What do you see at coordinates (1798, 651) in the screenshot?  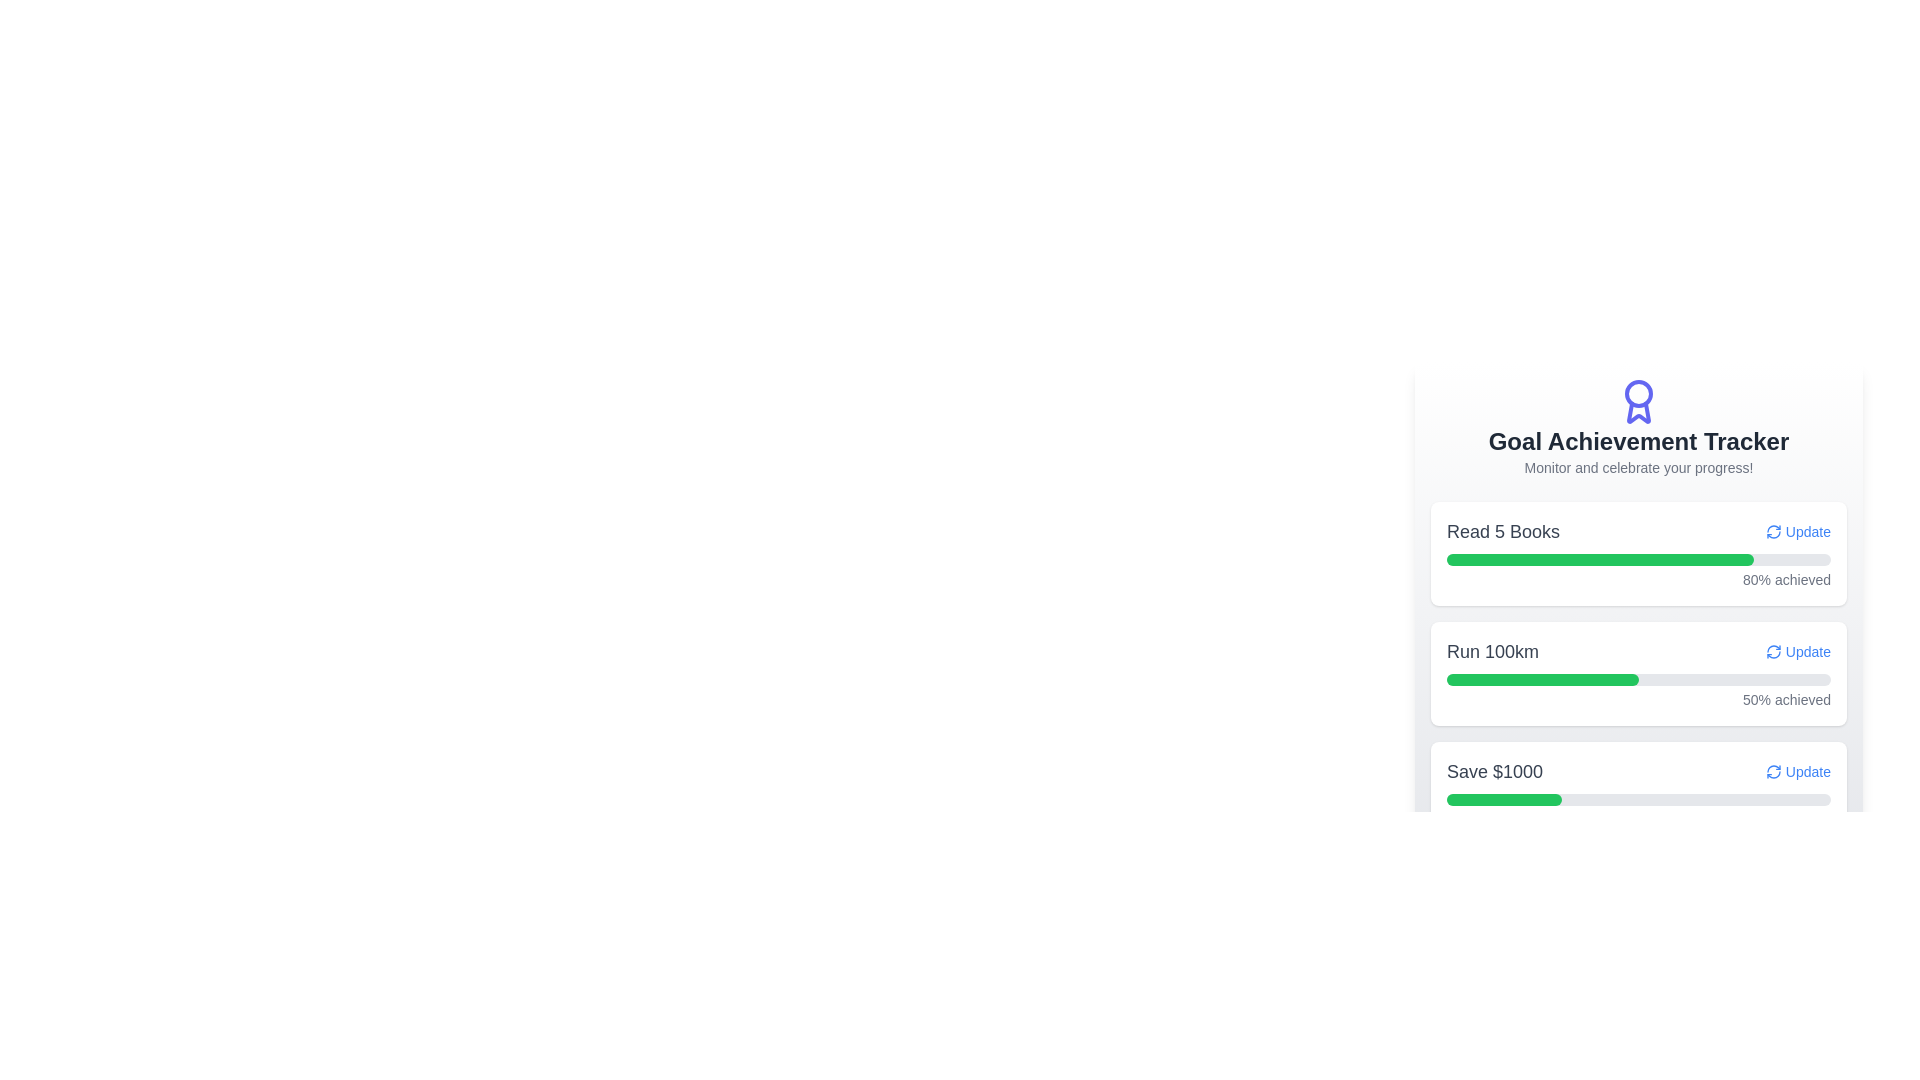 I see `the interactive link with accompanying icon located to the far right of the 'Run 100km' text to update the progress for the associated task` at bounding box center [1798, 651].